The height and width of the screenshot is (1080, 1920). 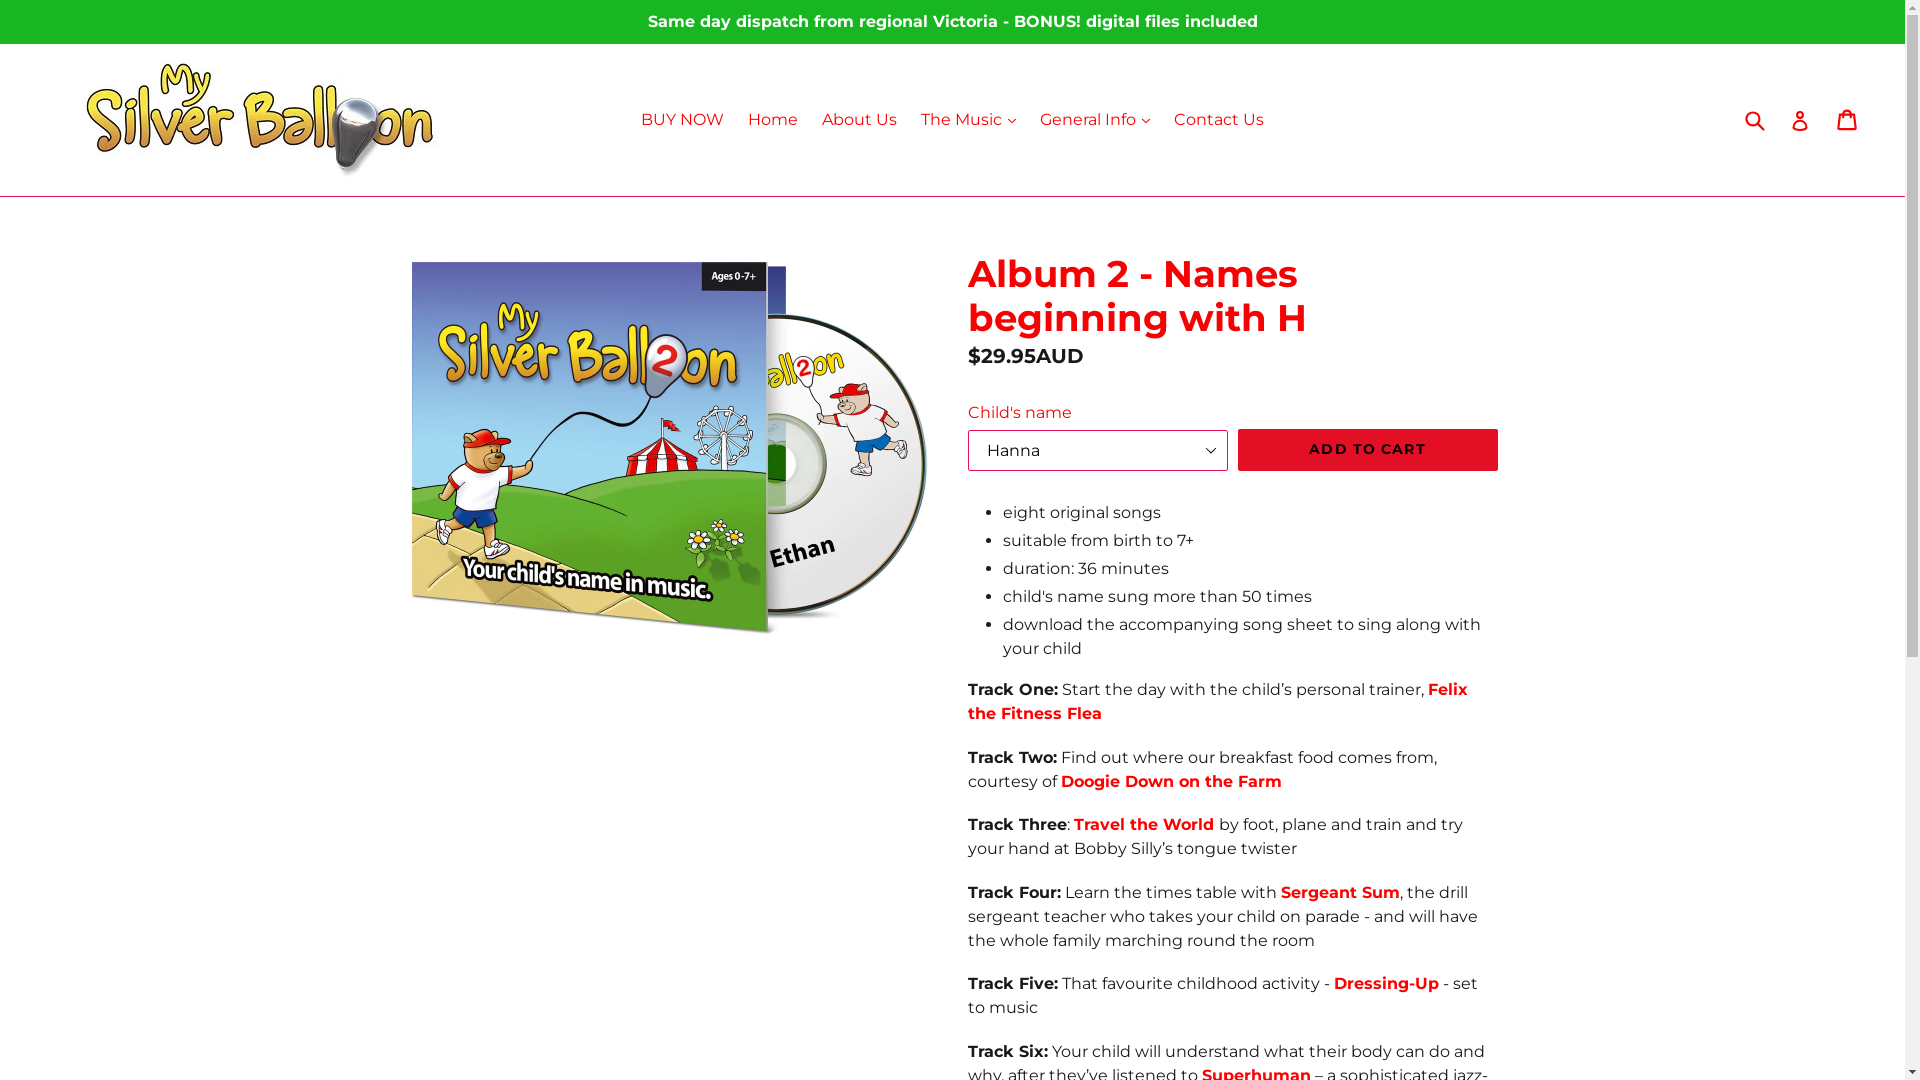 What do you see at coordinates (771, 119) in the screenshot?
I see `'Home'` at bounding box center [771, 119].